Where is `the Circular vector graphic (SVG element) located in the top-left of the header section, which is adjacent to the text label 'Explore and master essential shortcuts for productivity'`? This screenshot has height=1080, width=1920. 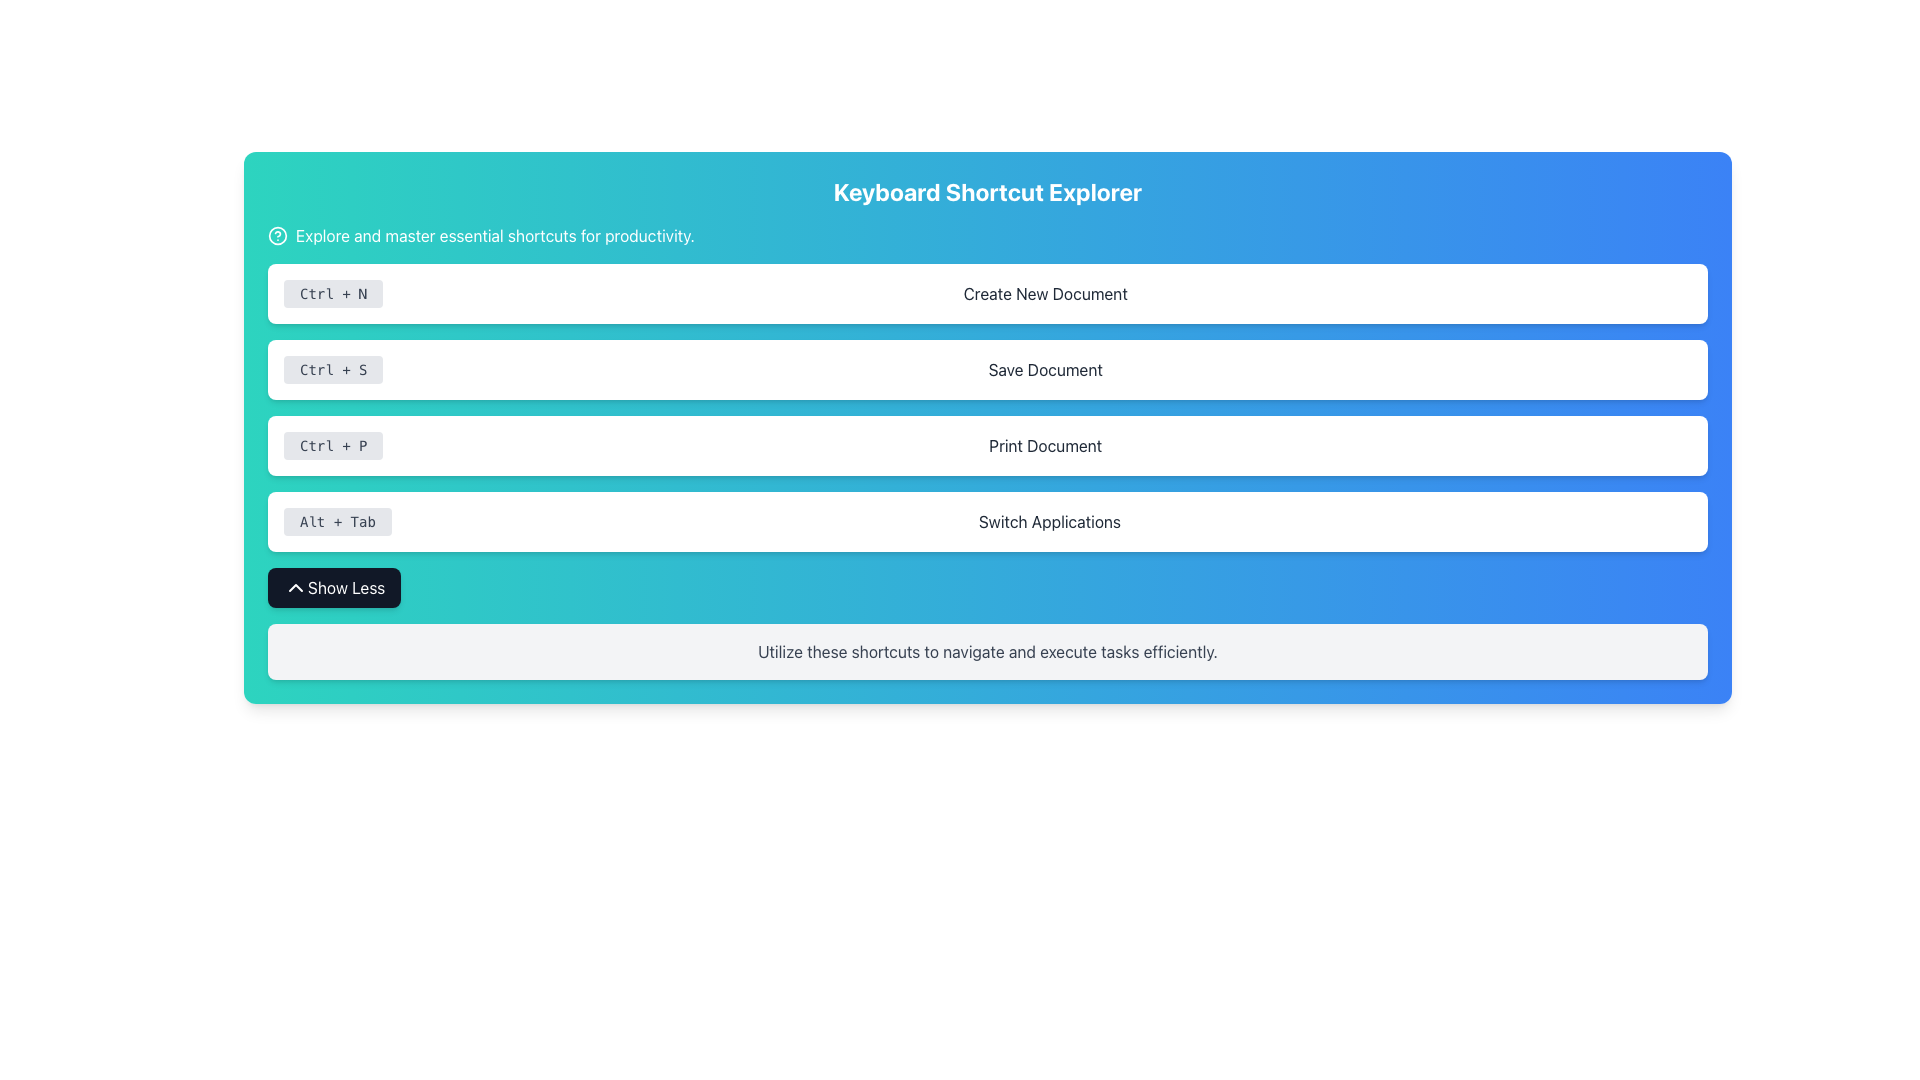
the Circular vector graphic (SVG element) located in the top-left of the header section, which is adjacent to the text label 'Explore and master essential shortcuts for productivity' is located at coordinates (277, 234).